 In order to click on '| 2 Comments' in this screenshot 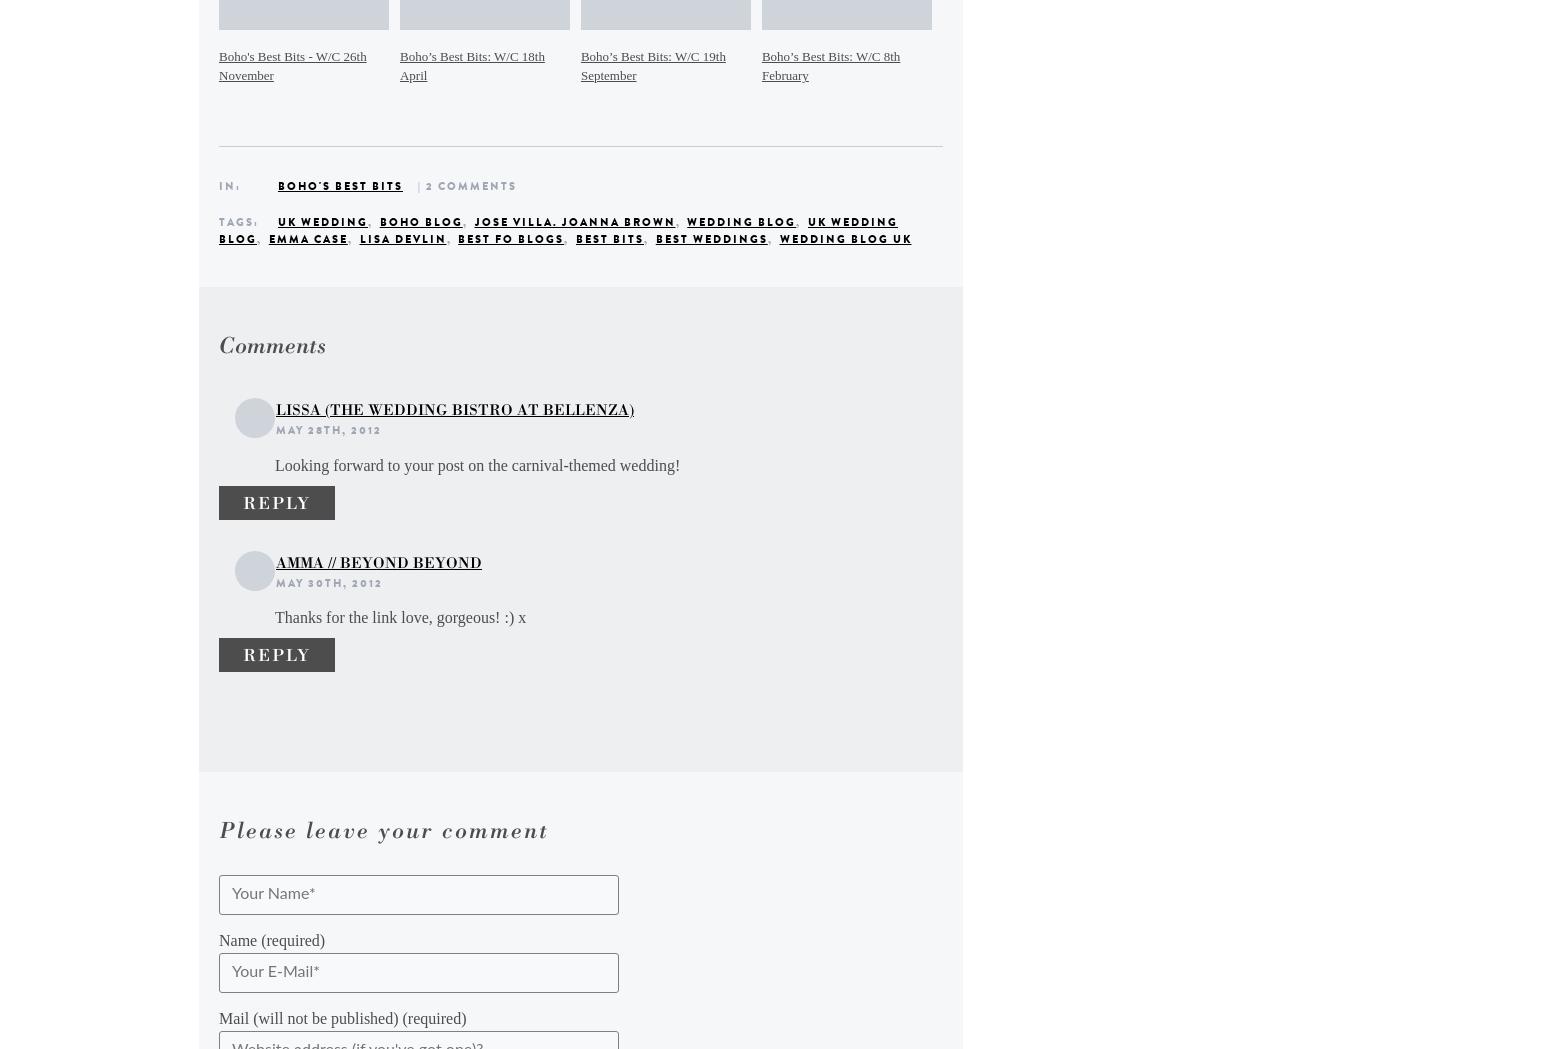, I will do `click(465, 184)`.